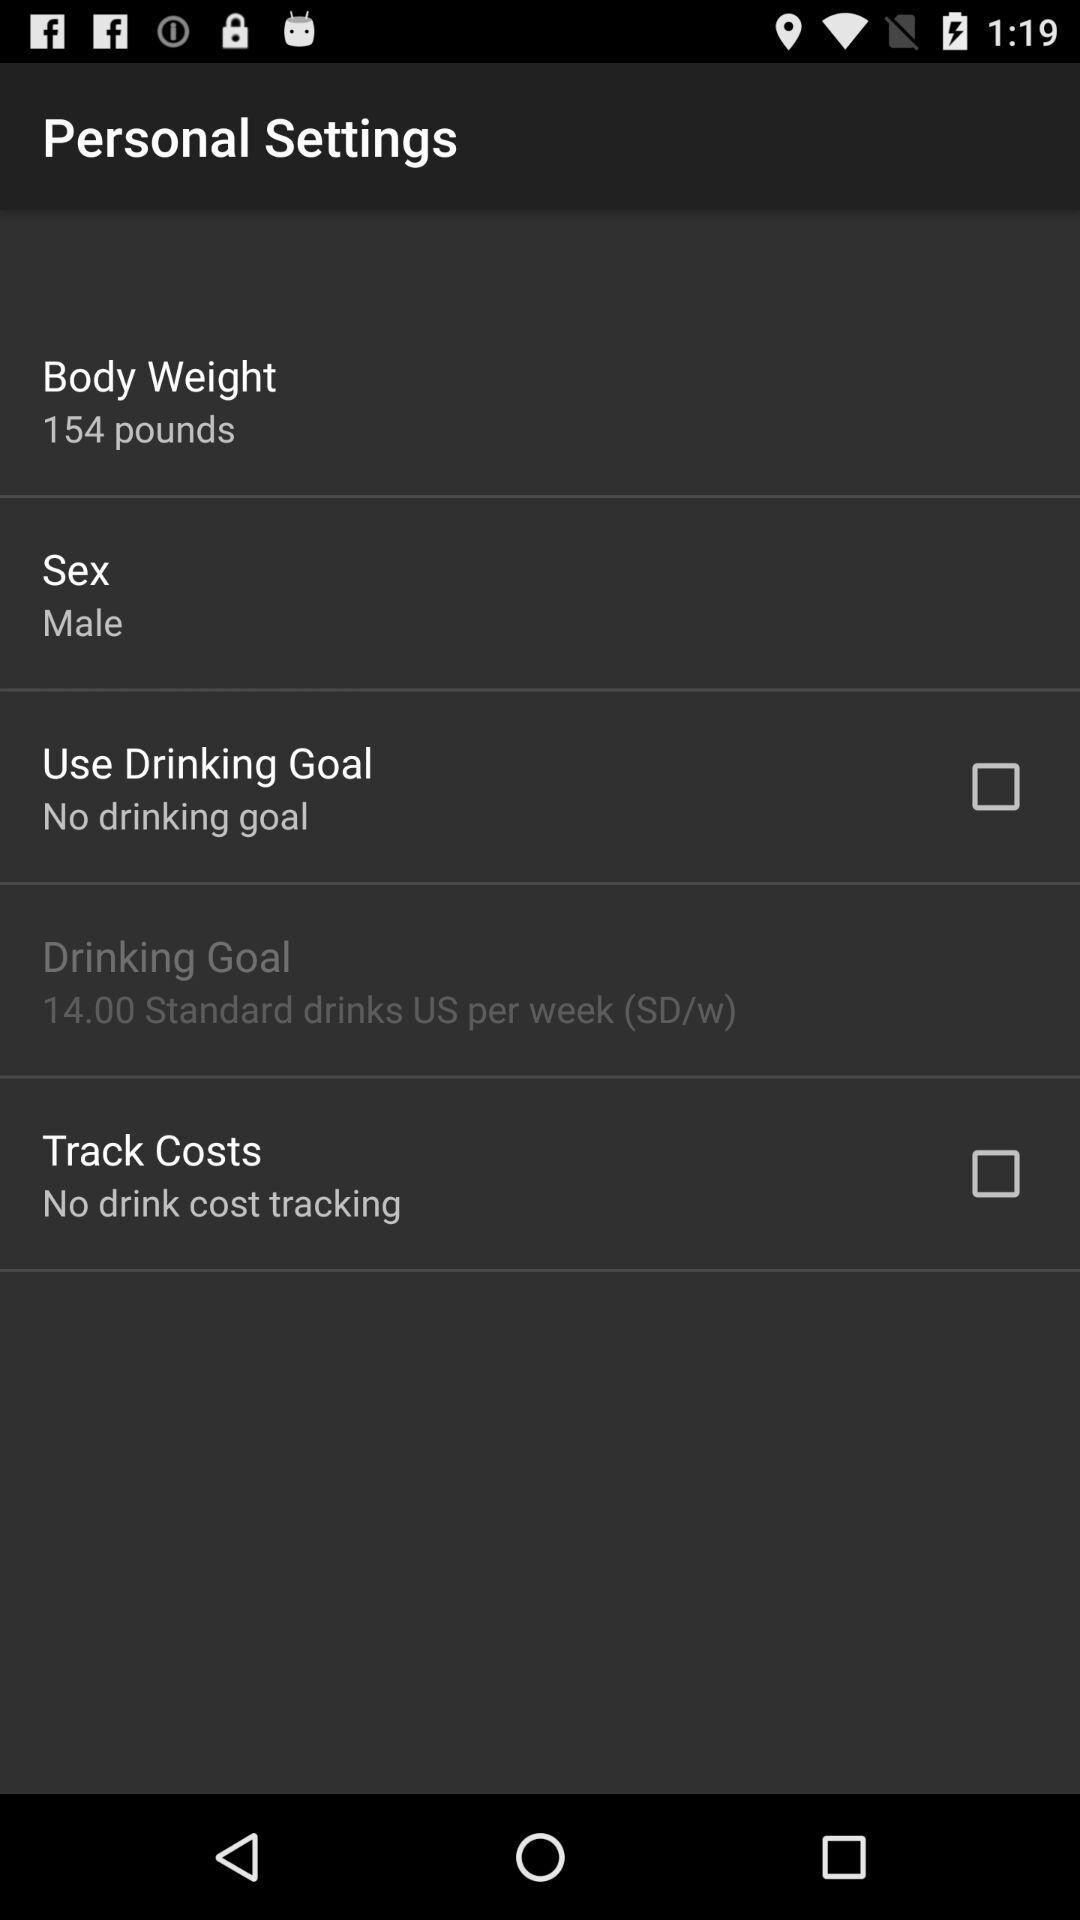 This screenshot has height=1920, width=1080. I want to click on 154 pounds item, so click(137, 427).